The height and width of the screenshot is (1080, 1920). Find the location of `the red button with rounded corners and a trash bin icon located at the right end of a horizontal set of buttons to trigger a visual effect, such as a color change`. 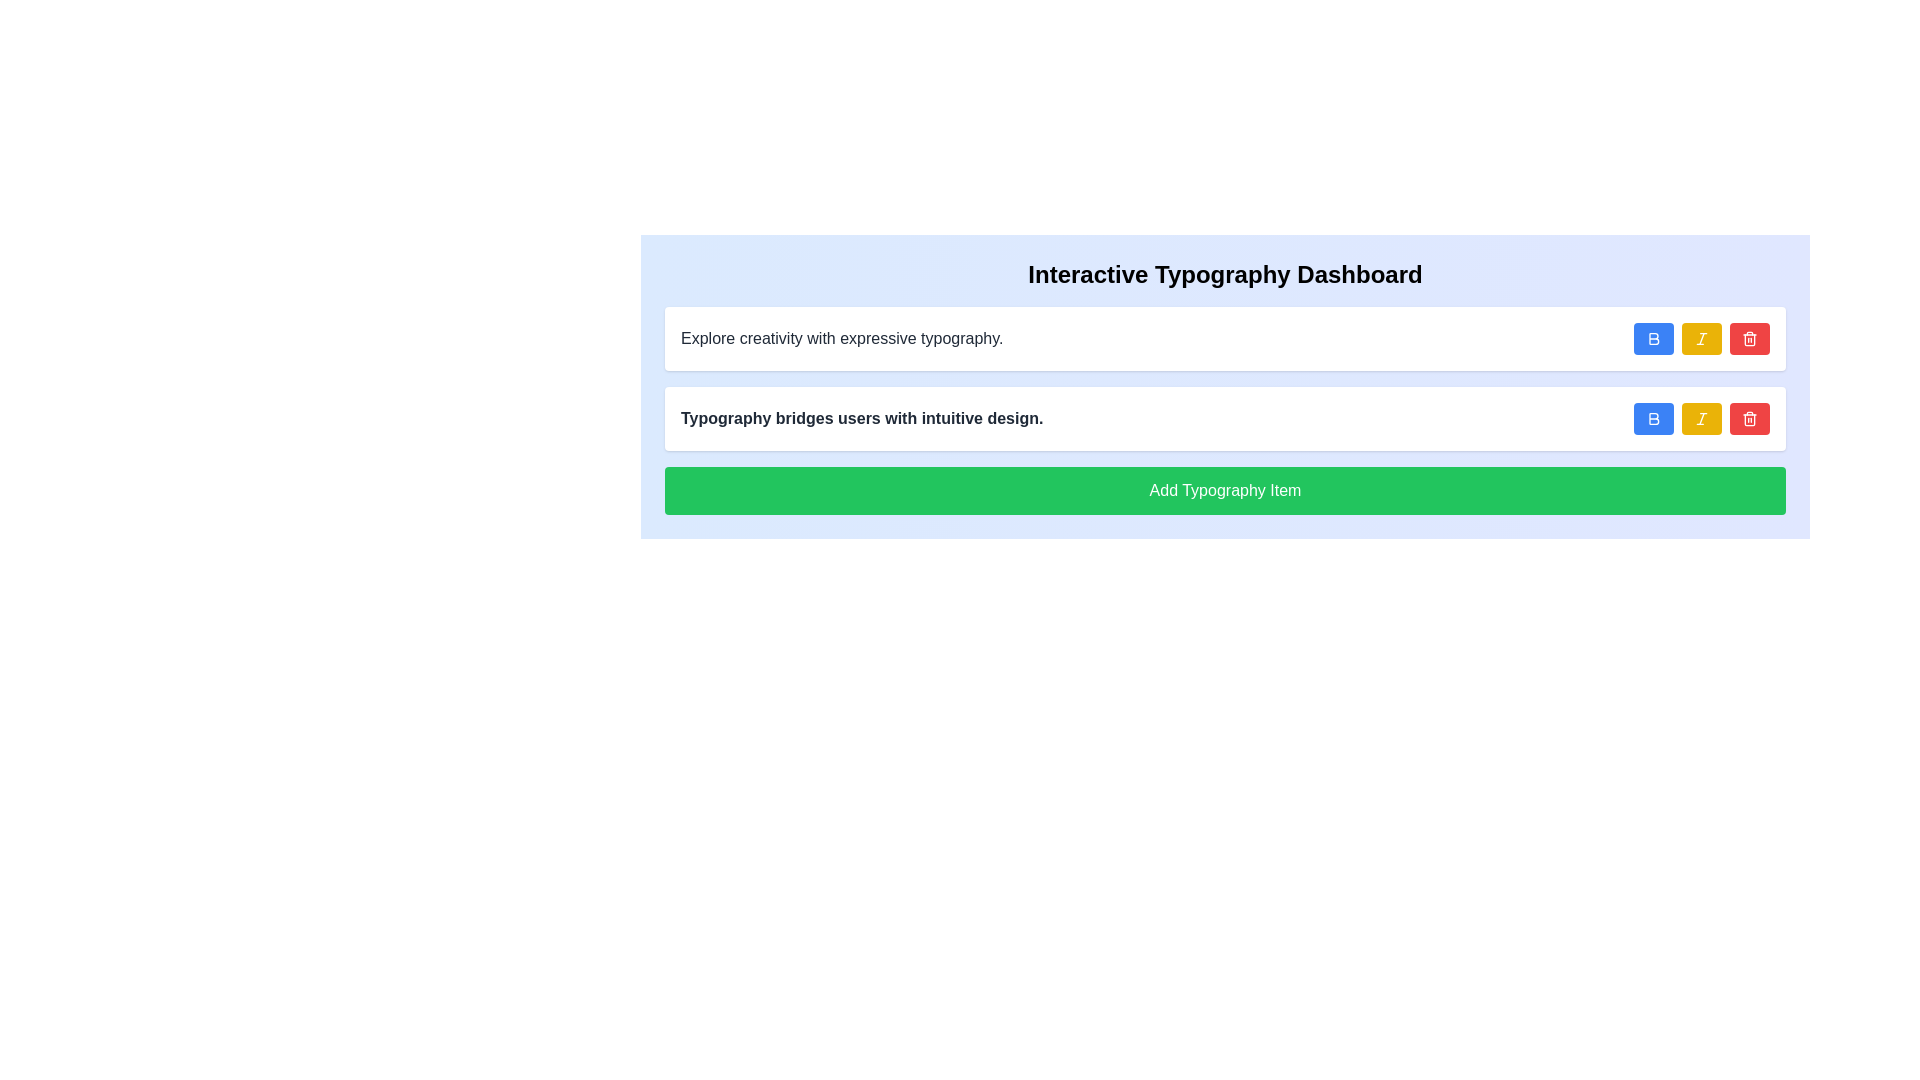

the red button with rounded corners and a trash bin icon located at the right end of a horizontal set of buttons to trigger a visual effect, such as a color change is located at coordinates (1749, 418).